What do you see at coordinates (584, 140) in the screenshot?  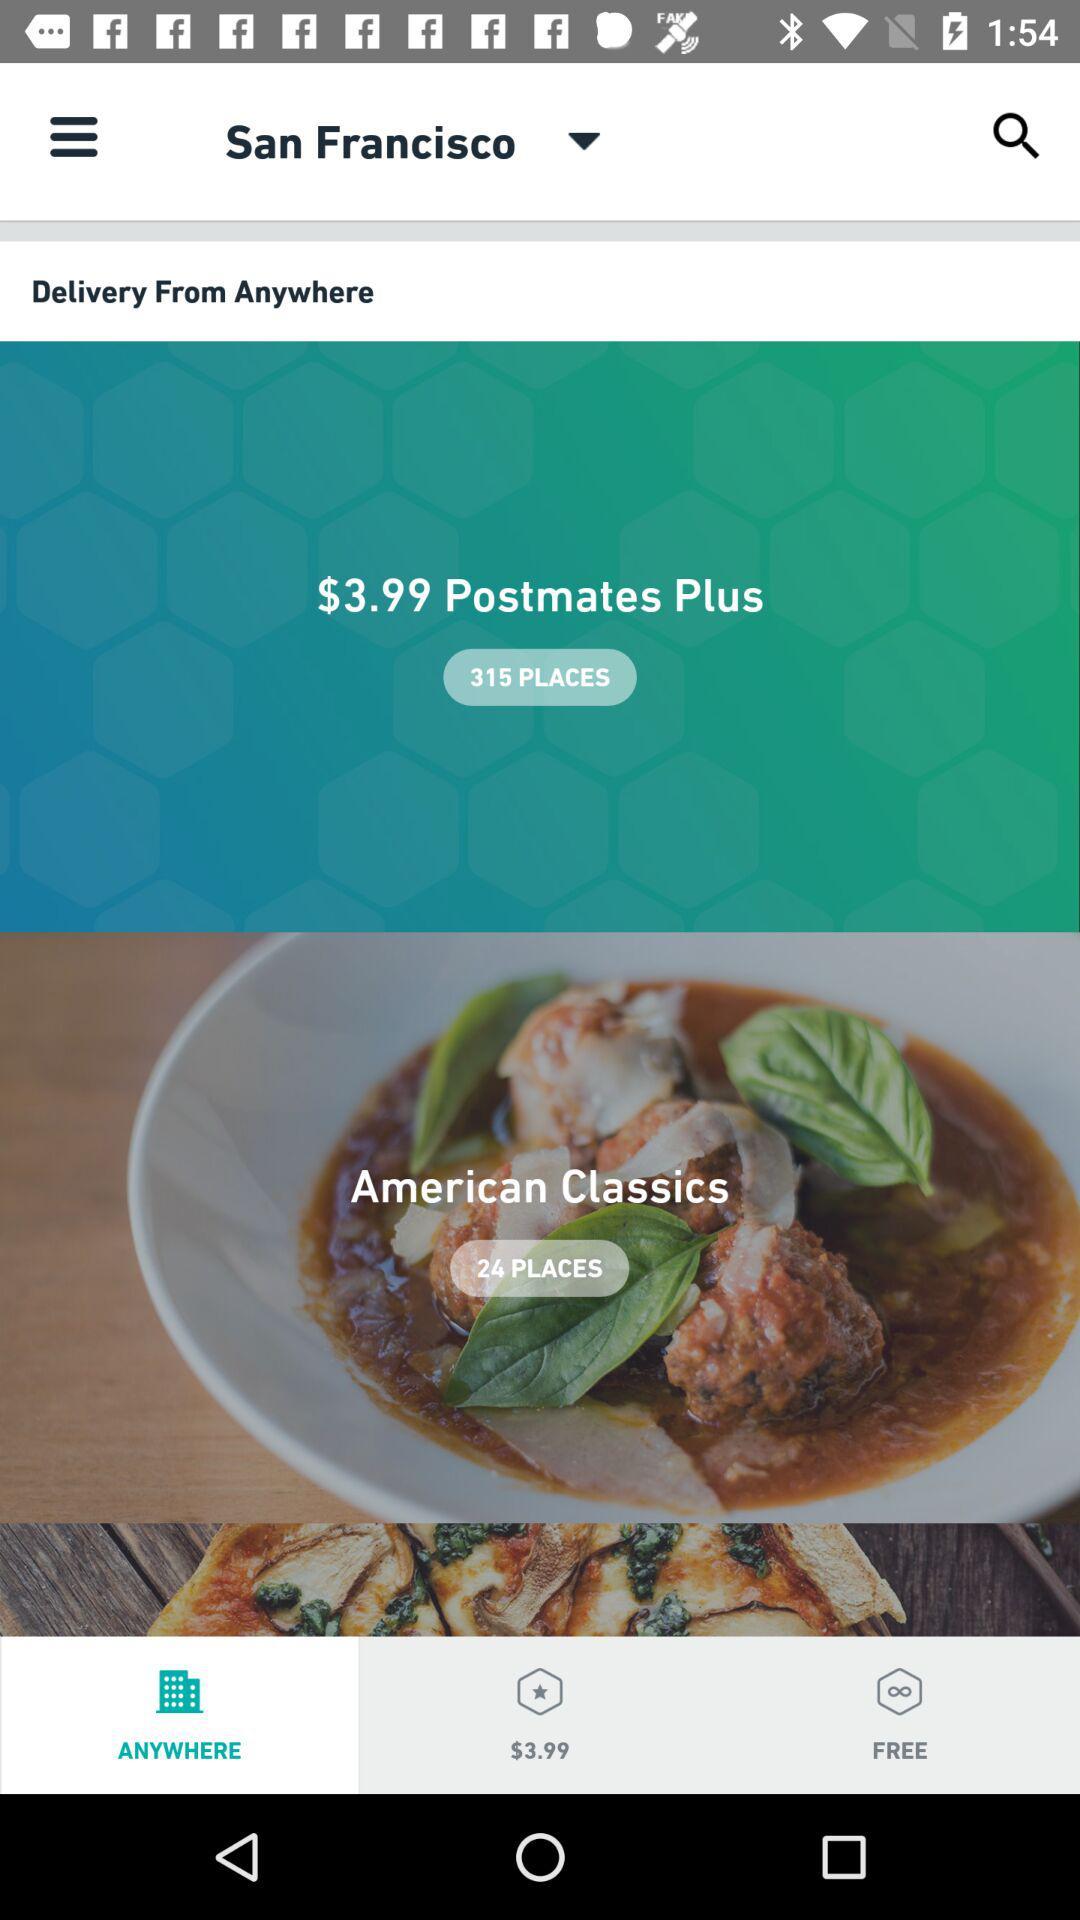 I see `the item next to the san francisco icon` at bounding box center [584, 140].